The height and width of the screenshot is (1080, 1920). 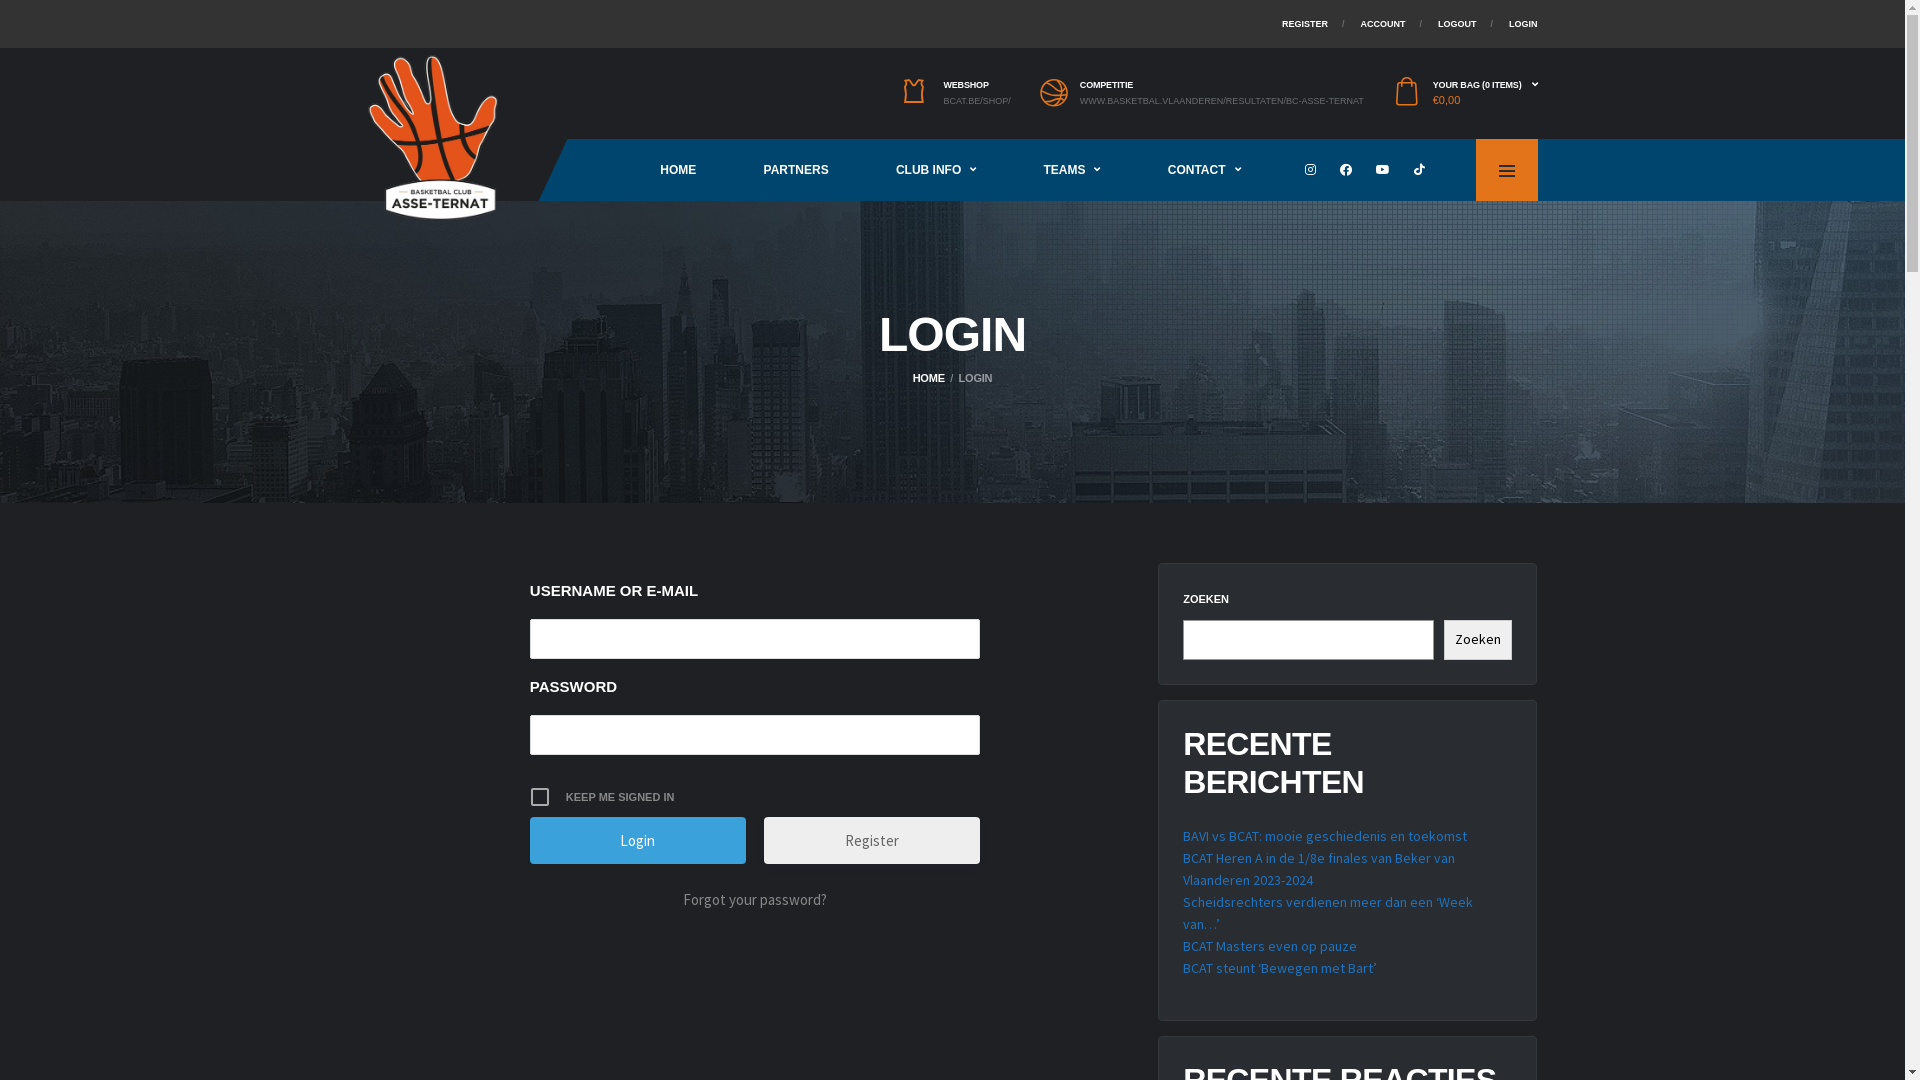 I want to click on 'WWW.BASKETBAL.VLAANDEREN/RESULTATEN/BC-ASSE-TERNAT', so click(x=1221, y=101).